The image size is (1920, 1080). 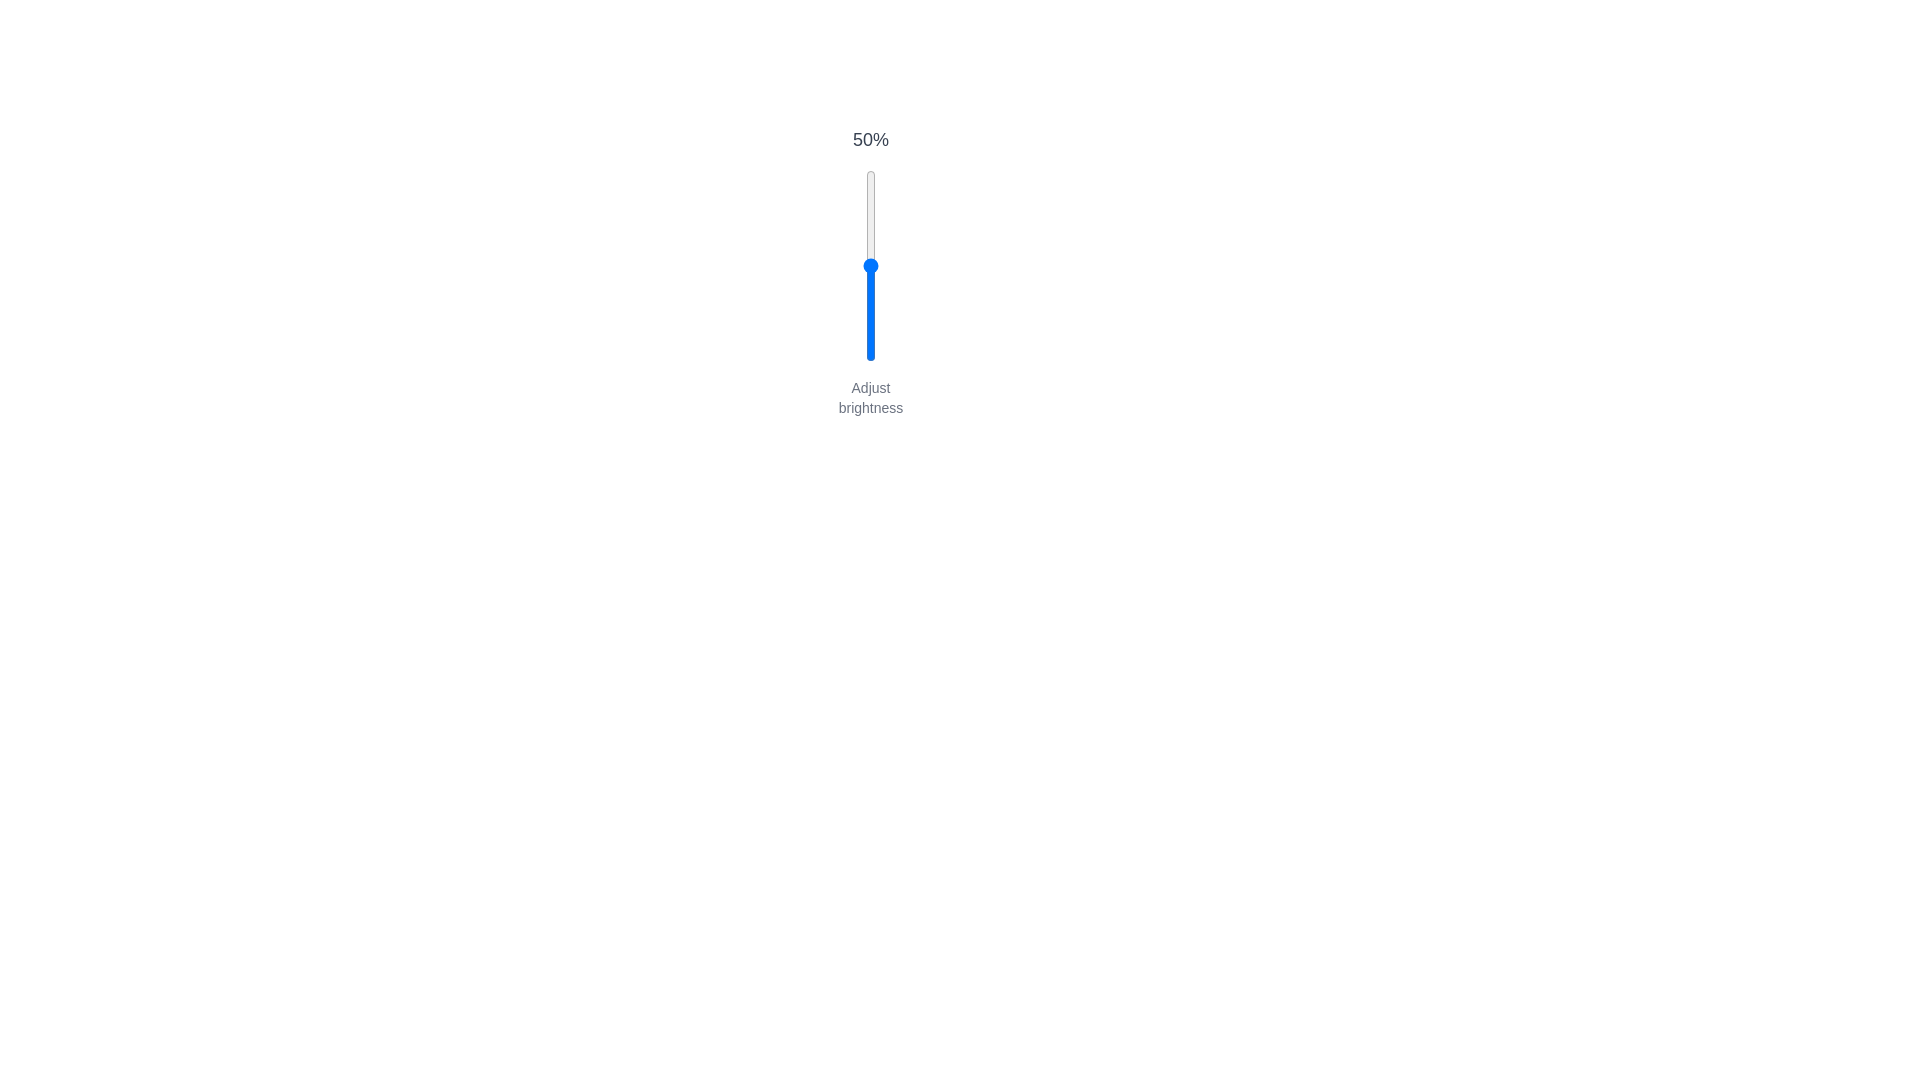 What do you see at coordinates (870, 221) in the screenshot?
I see `brightness` at bounding box center [870, 221].